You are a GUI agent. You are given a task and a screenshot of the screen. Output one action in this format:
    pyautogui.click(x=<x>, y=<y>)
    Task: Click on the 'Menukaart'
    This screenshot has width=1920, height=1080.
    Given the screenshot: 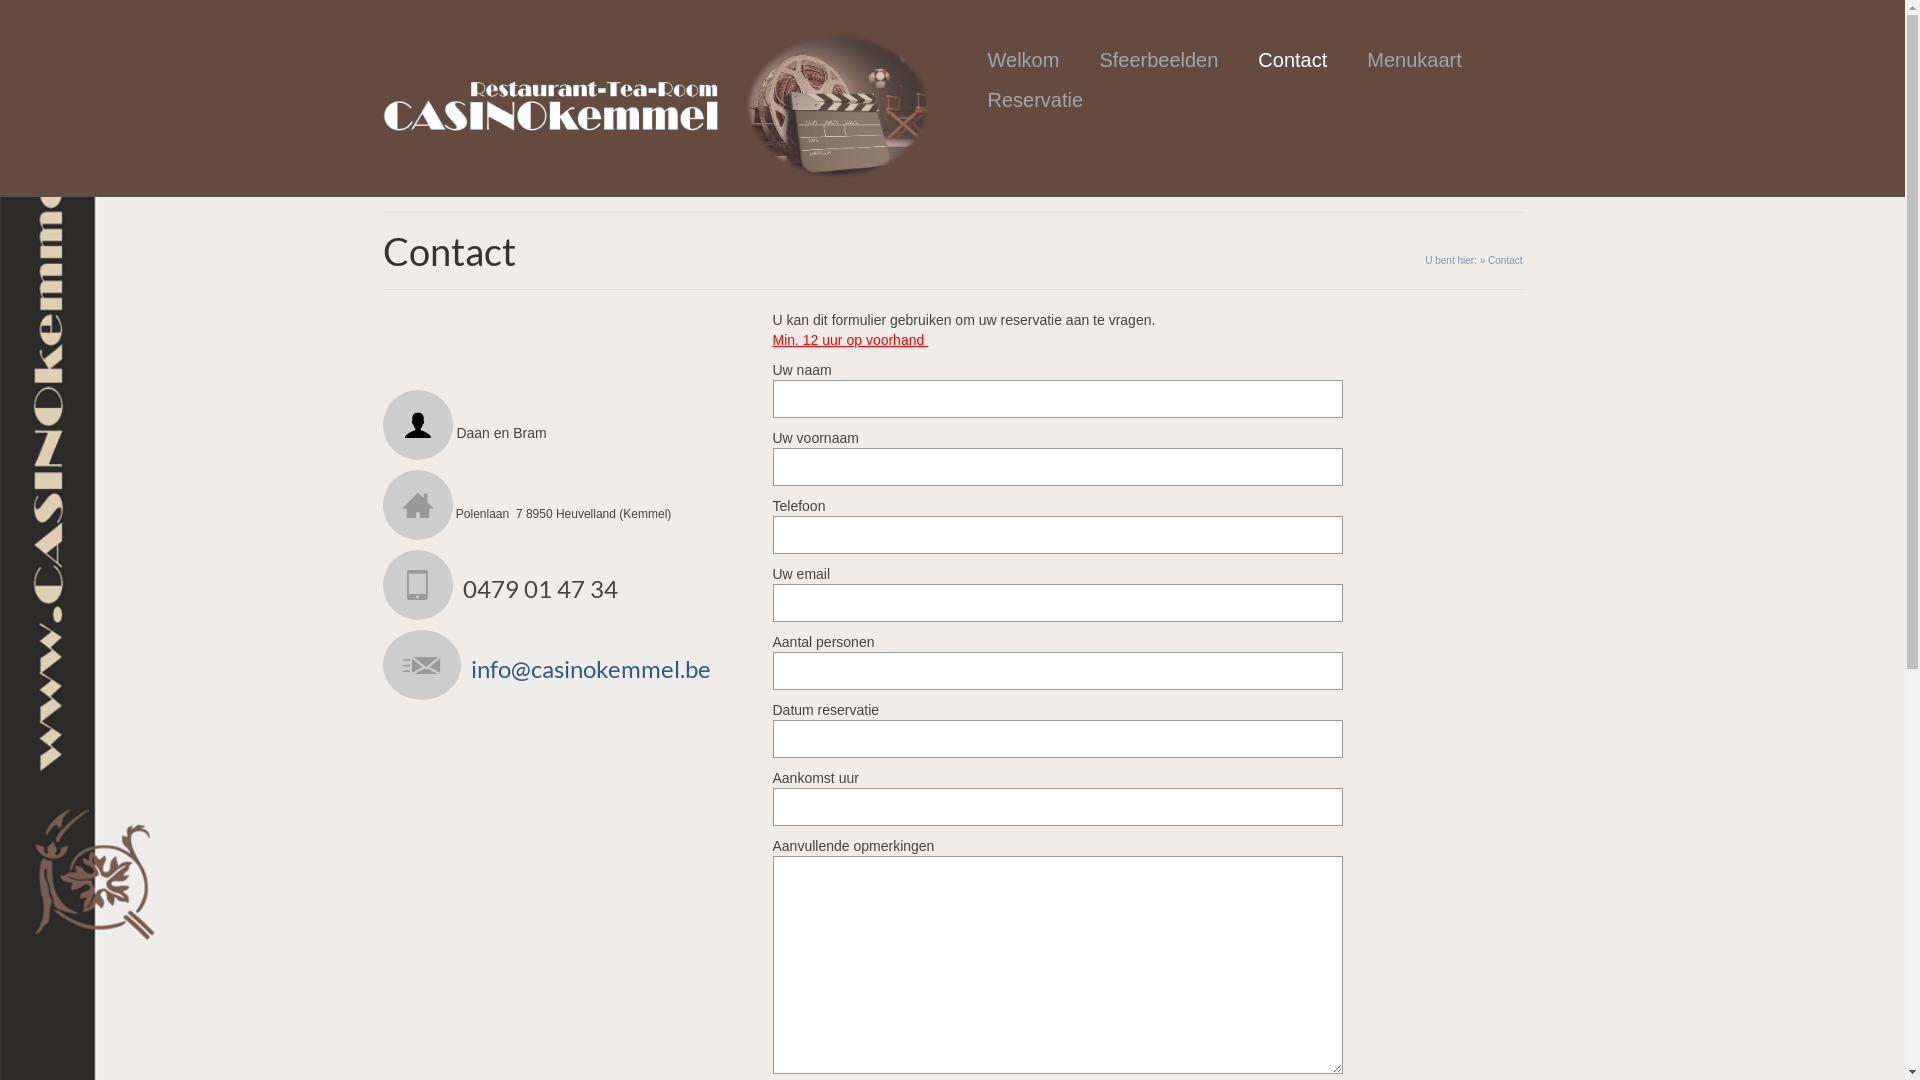 What is the action you would take?
    pyautogui.click(x=1413, y=59)
    